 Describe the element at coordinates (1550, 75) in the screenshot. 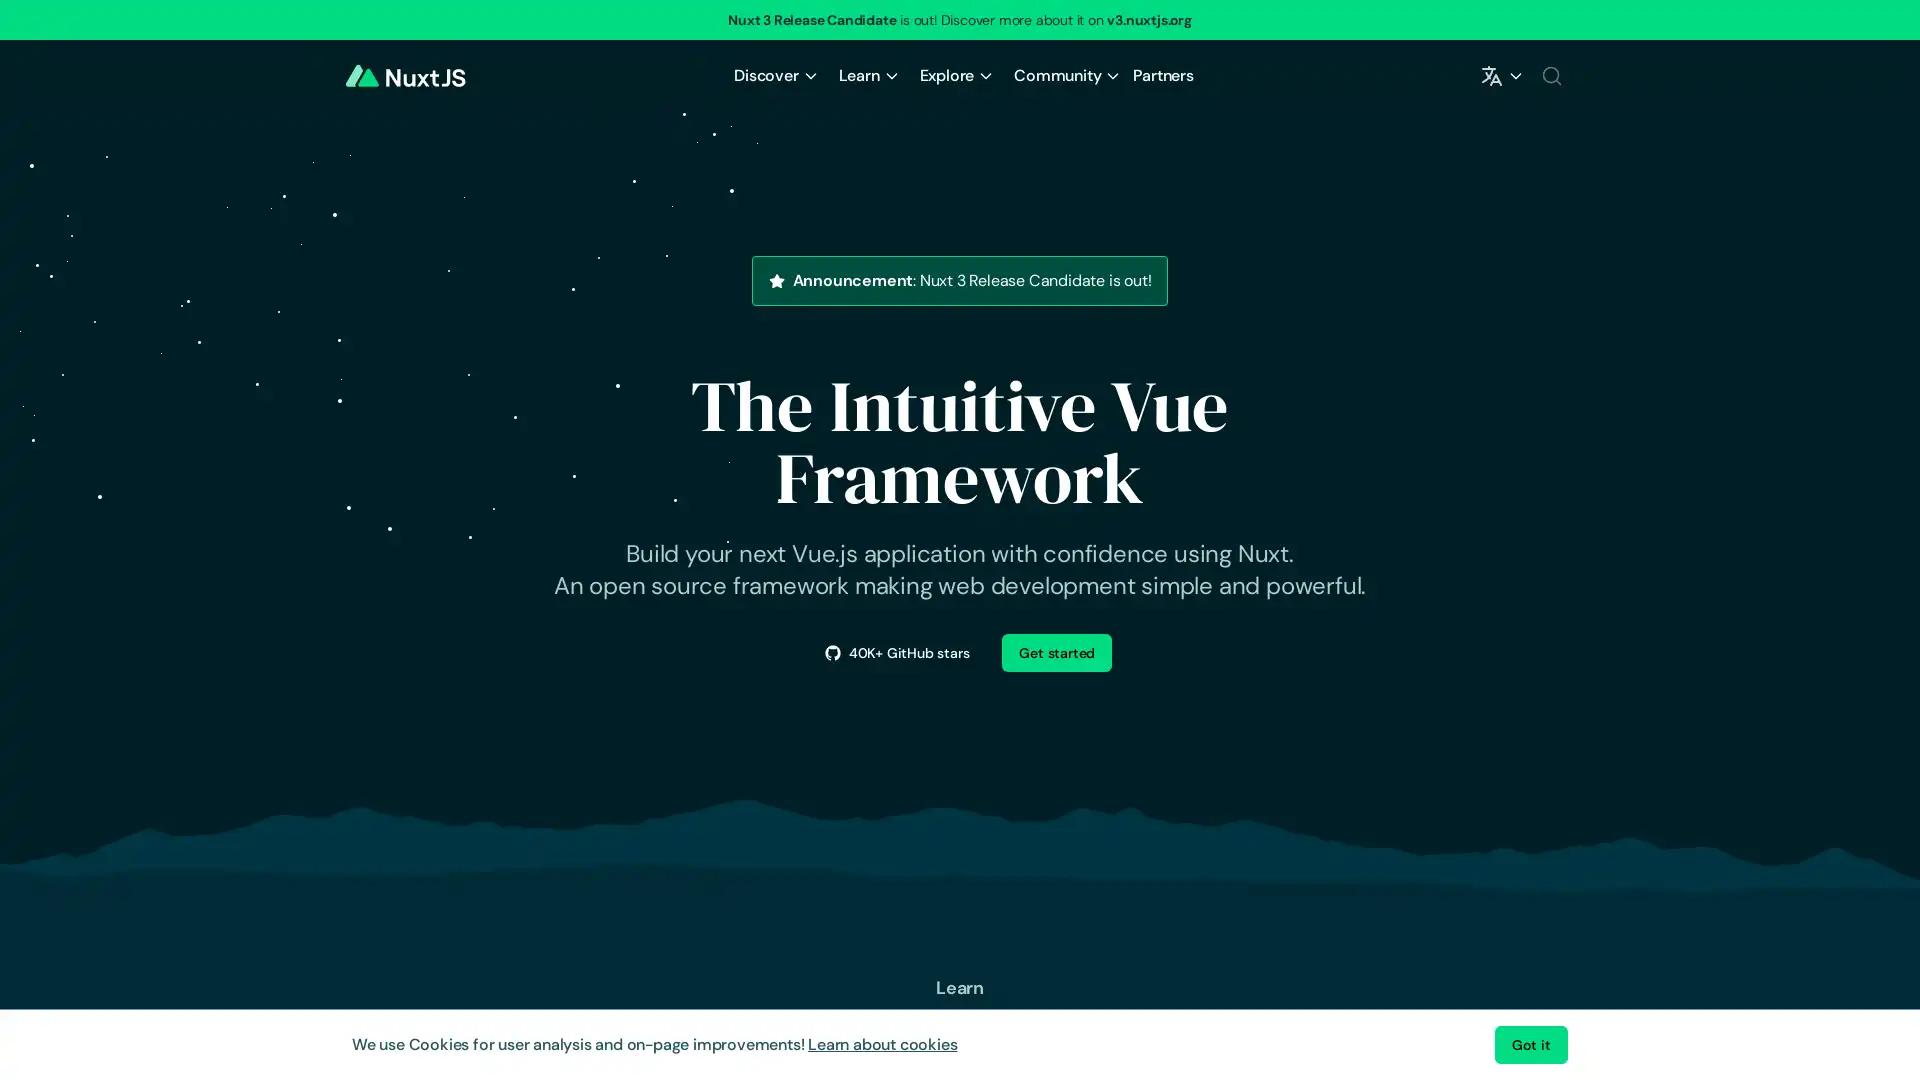

I see `Search` at that location.